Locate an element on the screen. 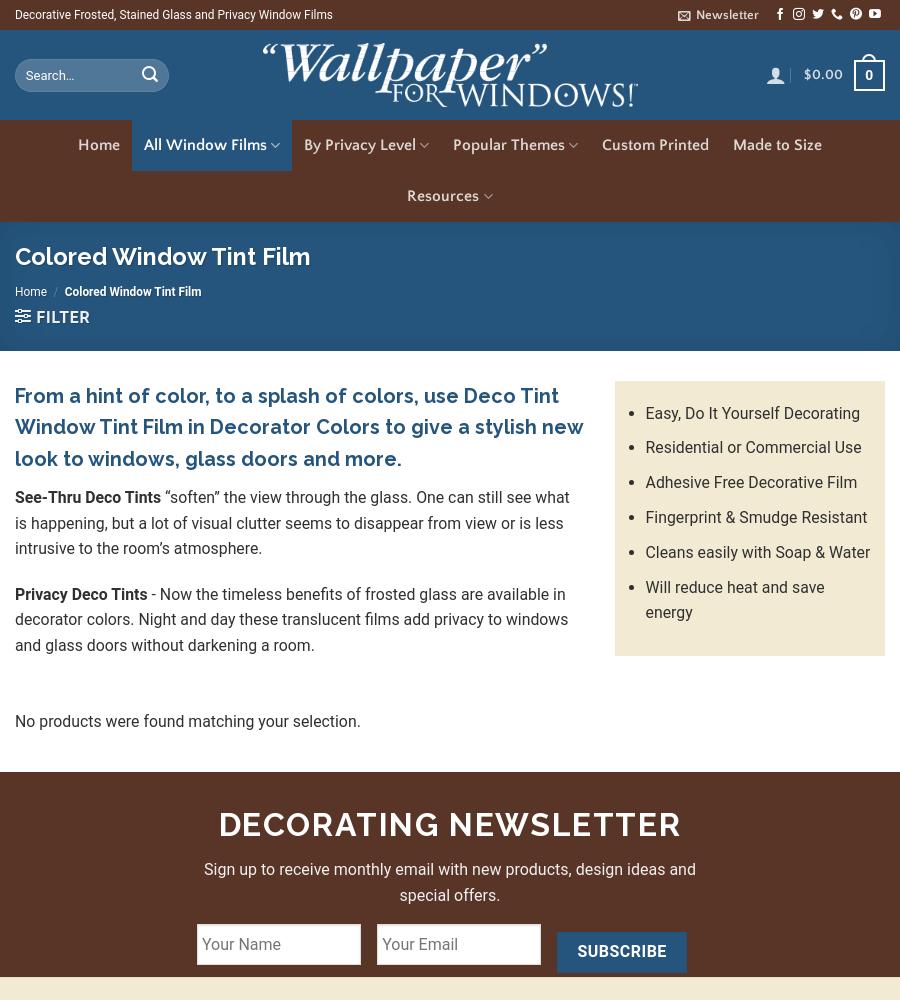 The height and width of the screenshot is (1000, 900). 'Filter' is located at coordinates (62, 316).